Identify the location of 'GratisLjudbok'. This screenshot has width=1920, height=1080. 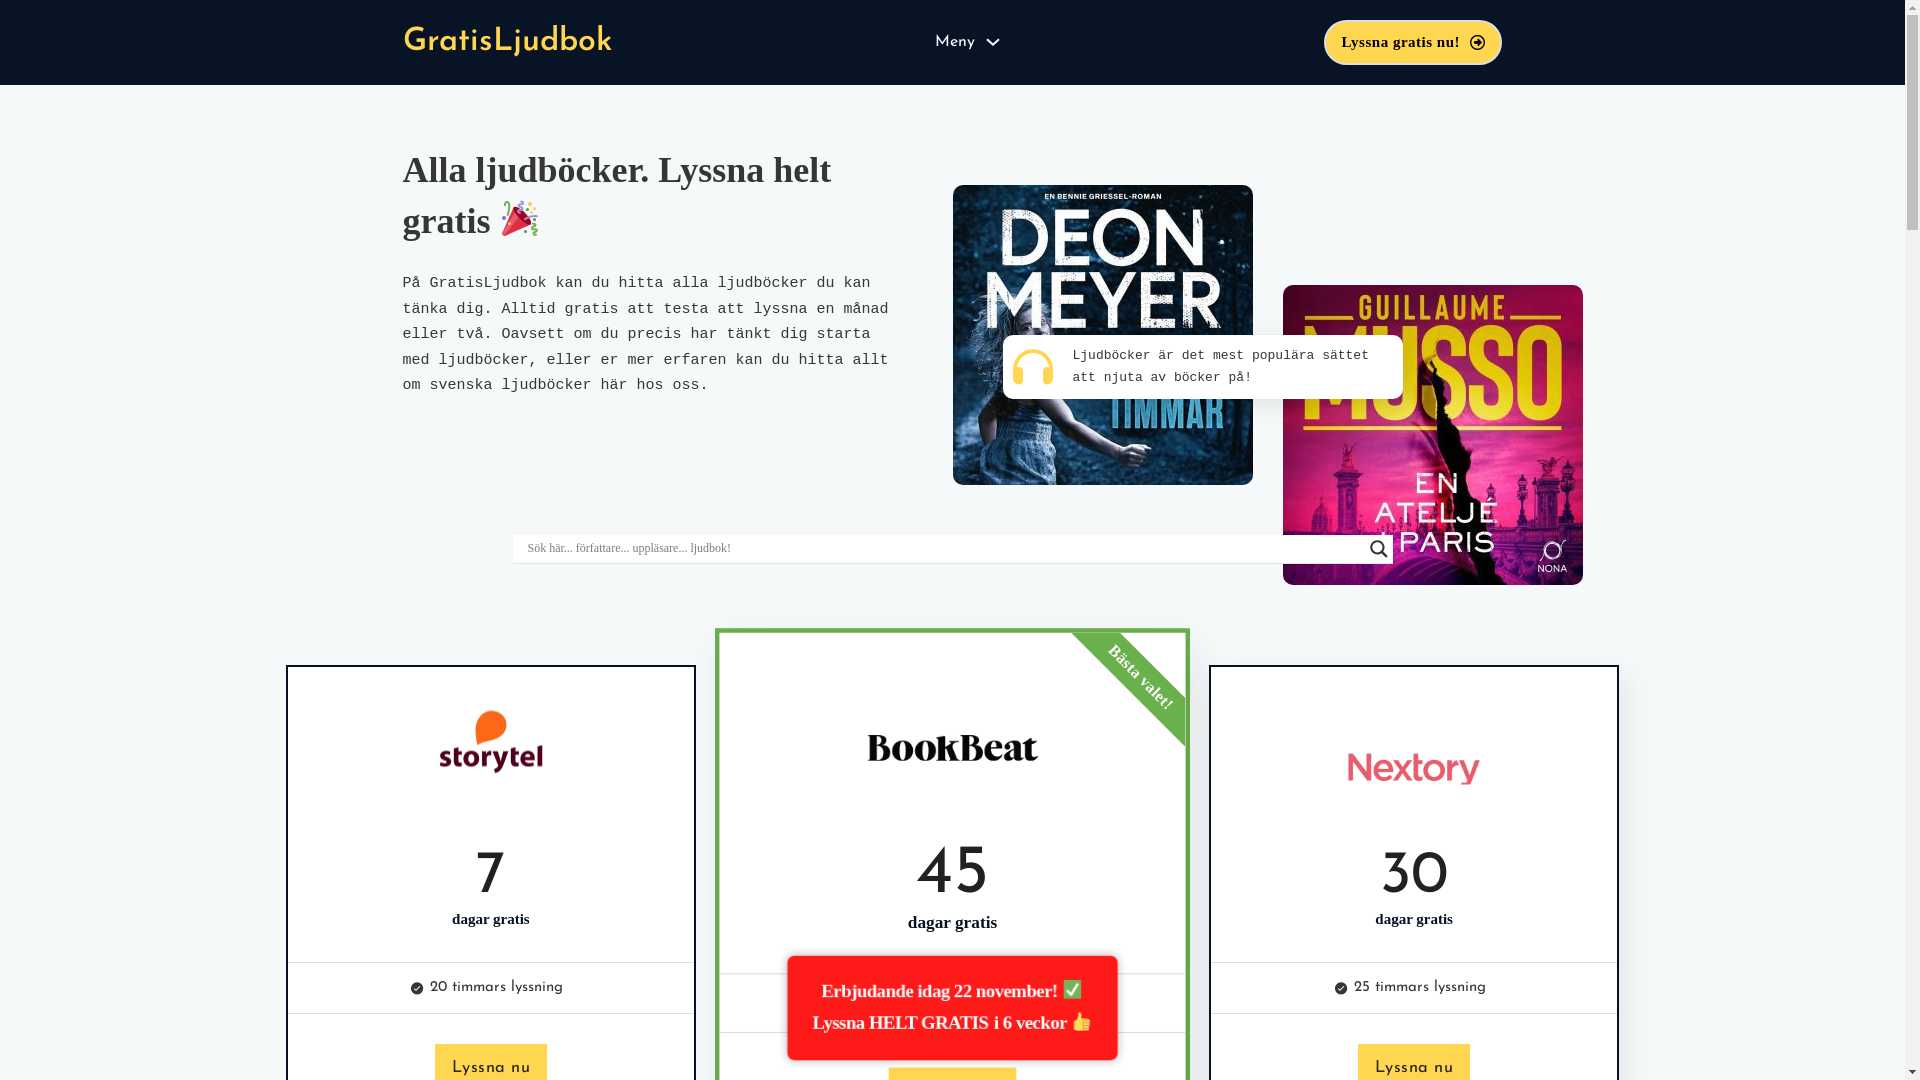
(401, 42).